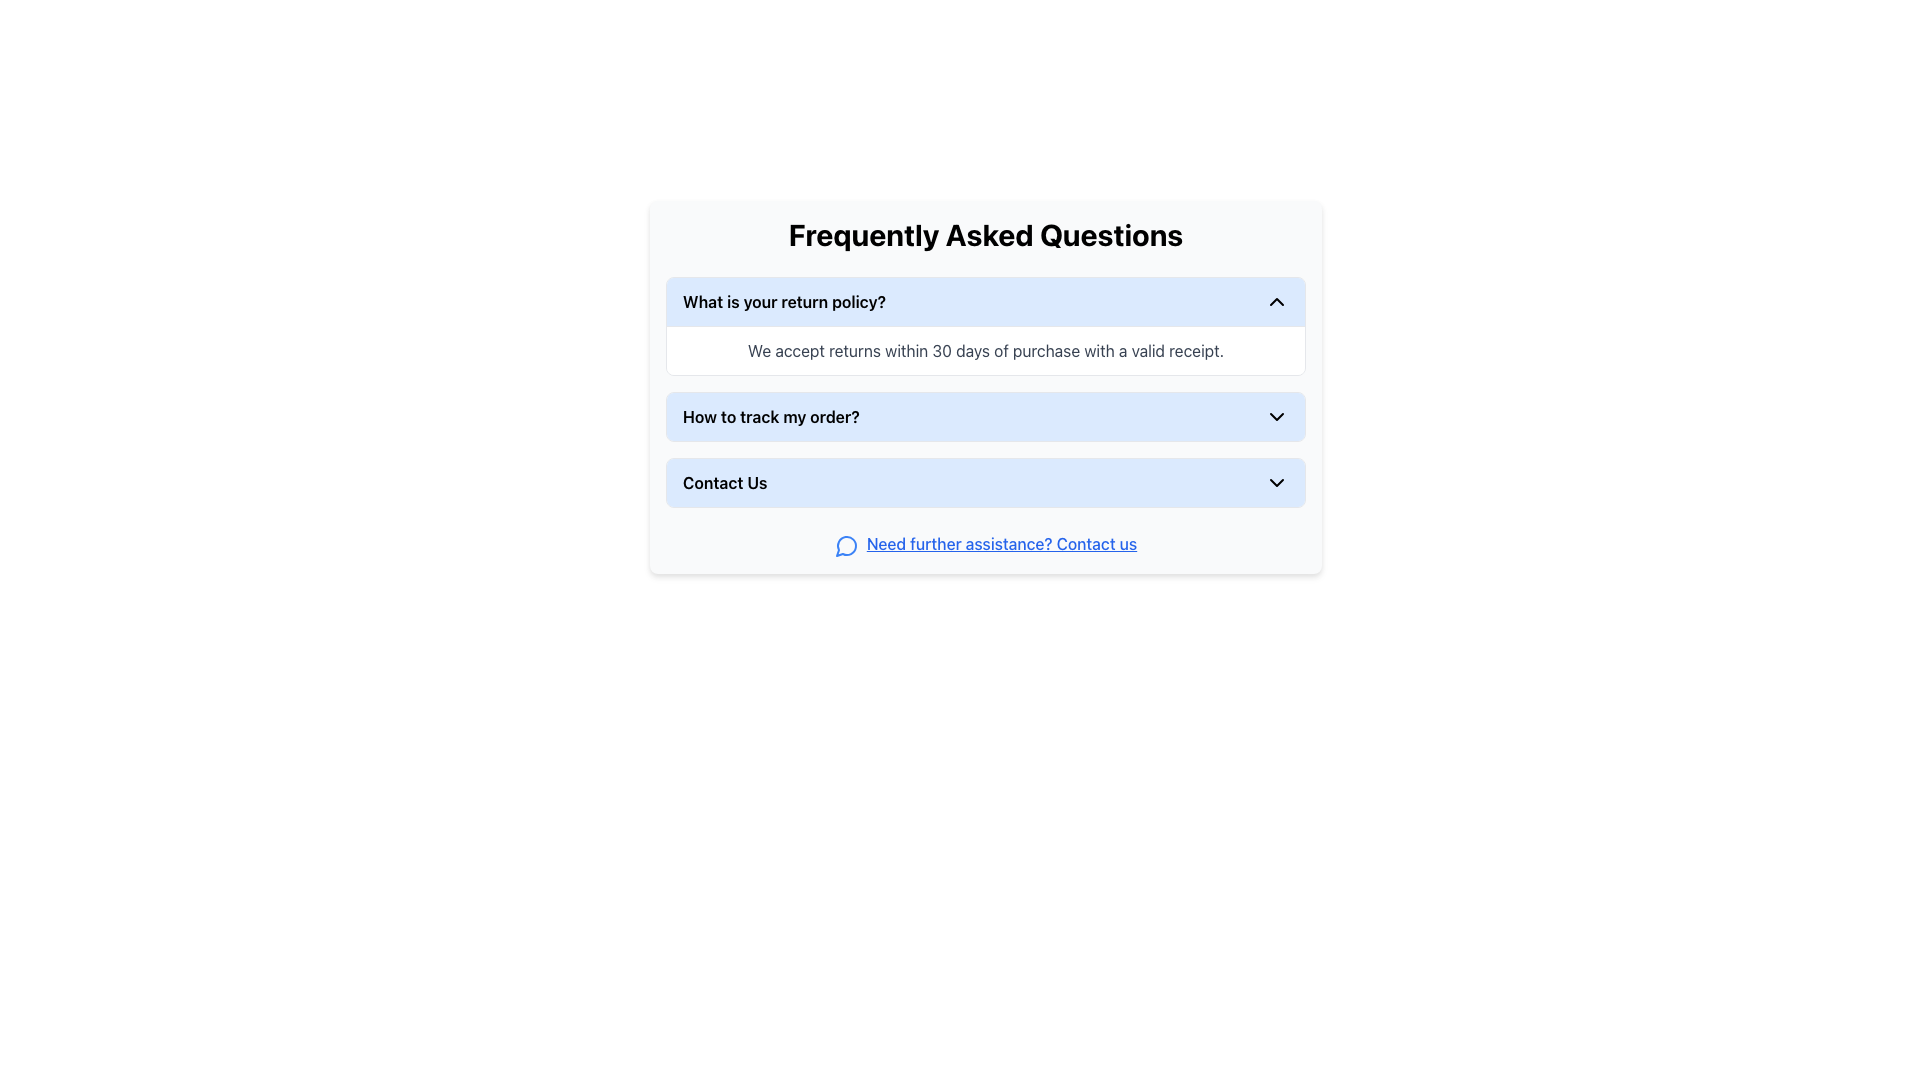  Describe the element at coordinates (985, 543) in the screenshot. I see `the hyperlink 'Contact us' within the text block at the bottom of the 'Frequently Asked Questions' section for accessibility navigation` at that location.